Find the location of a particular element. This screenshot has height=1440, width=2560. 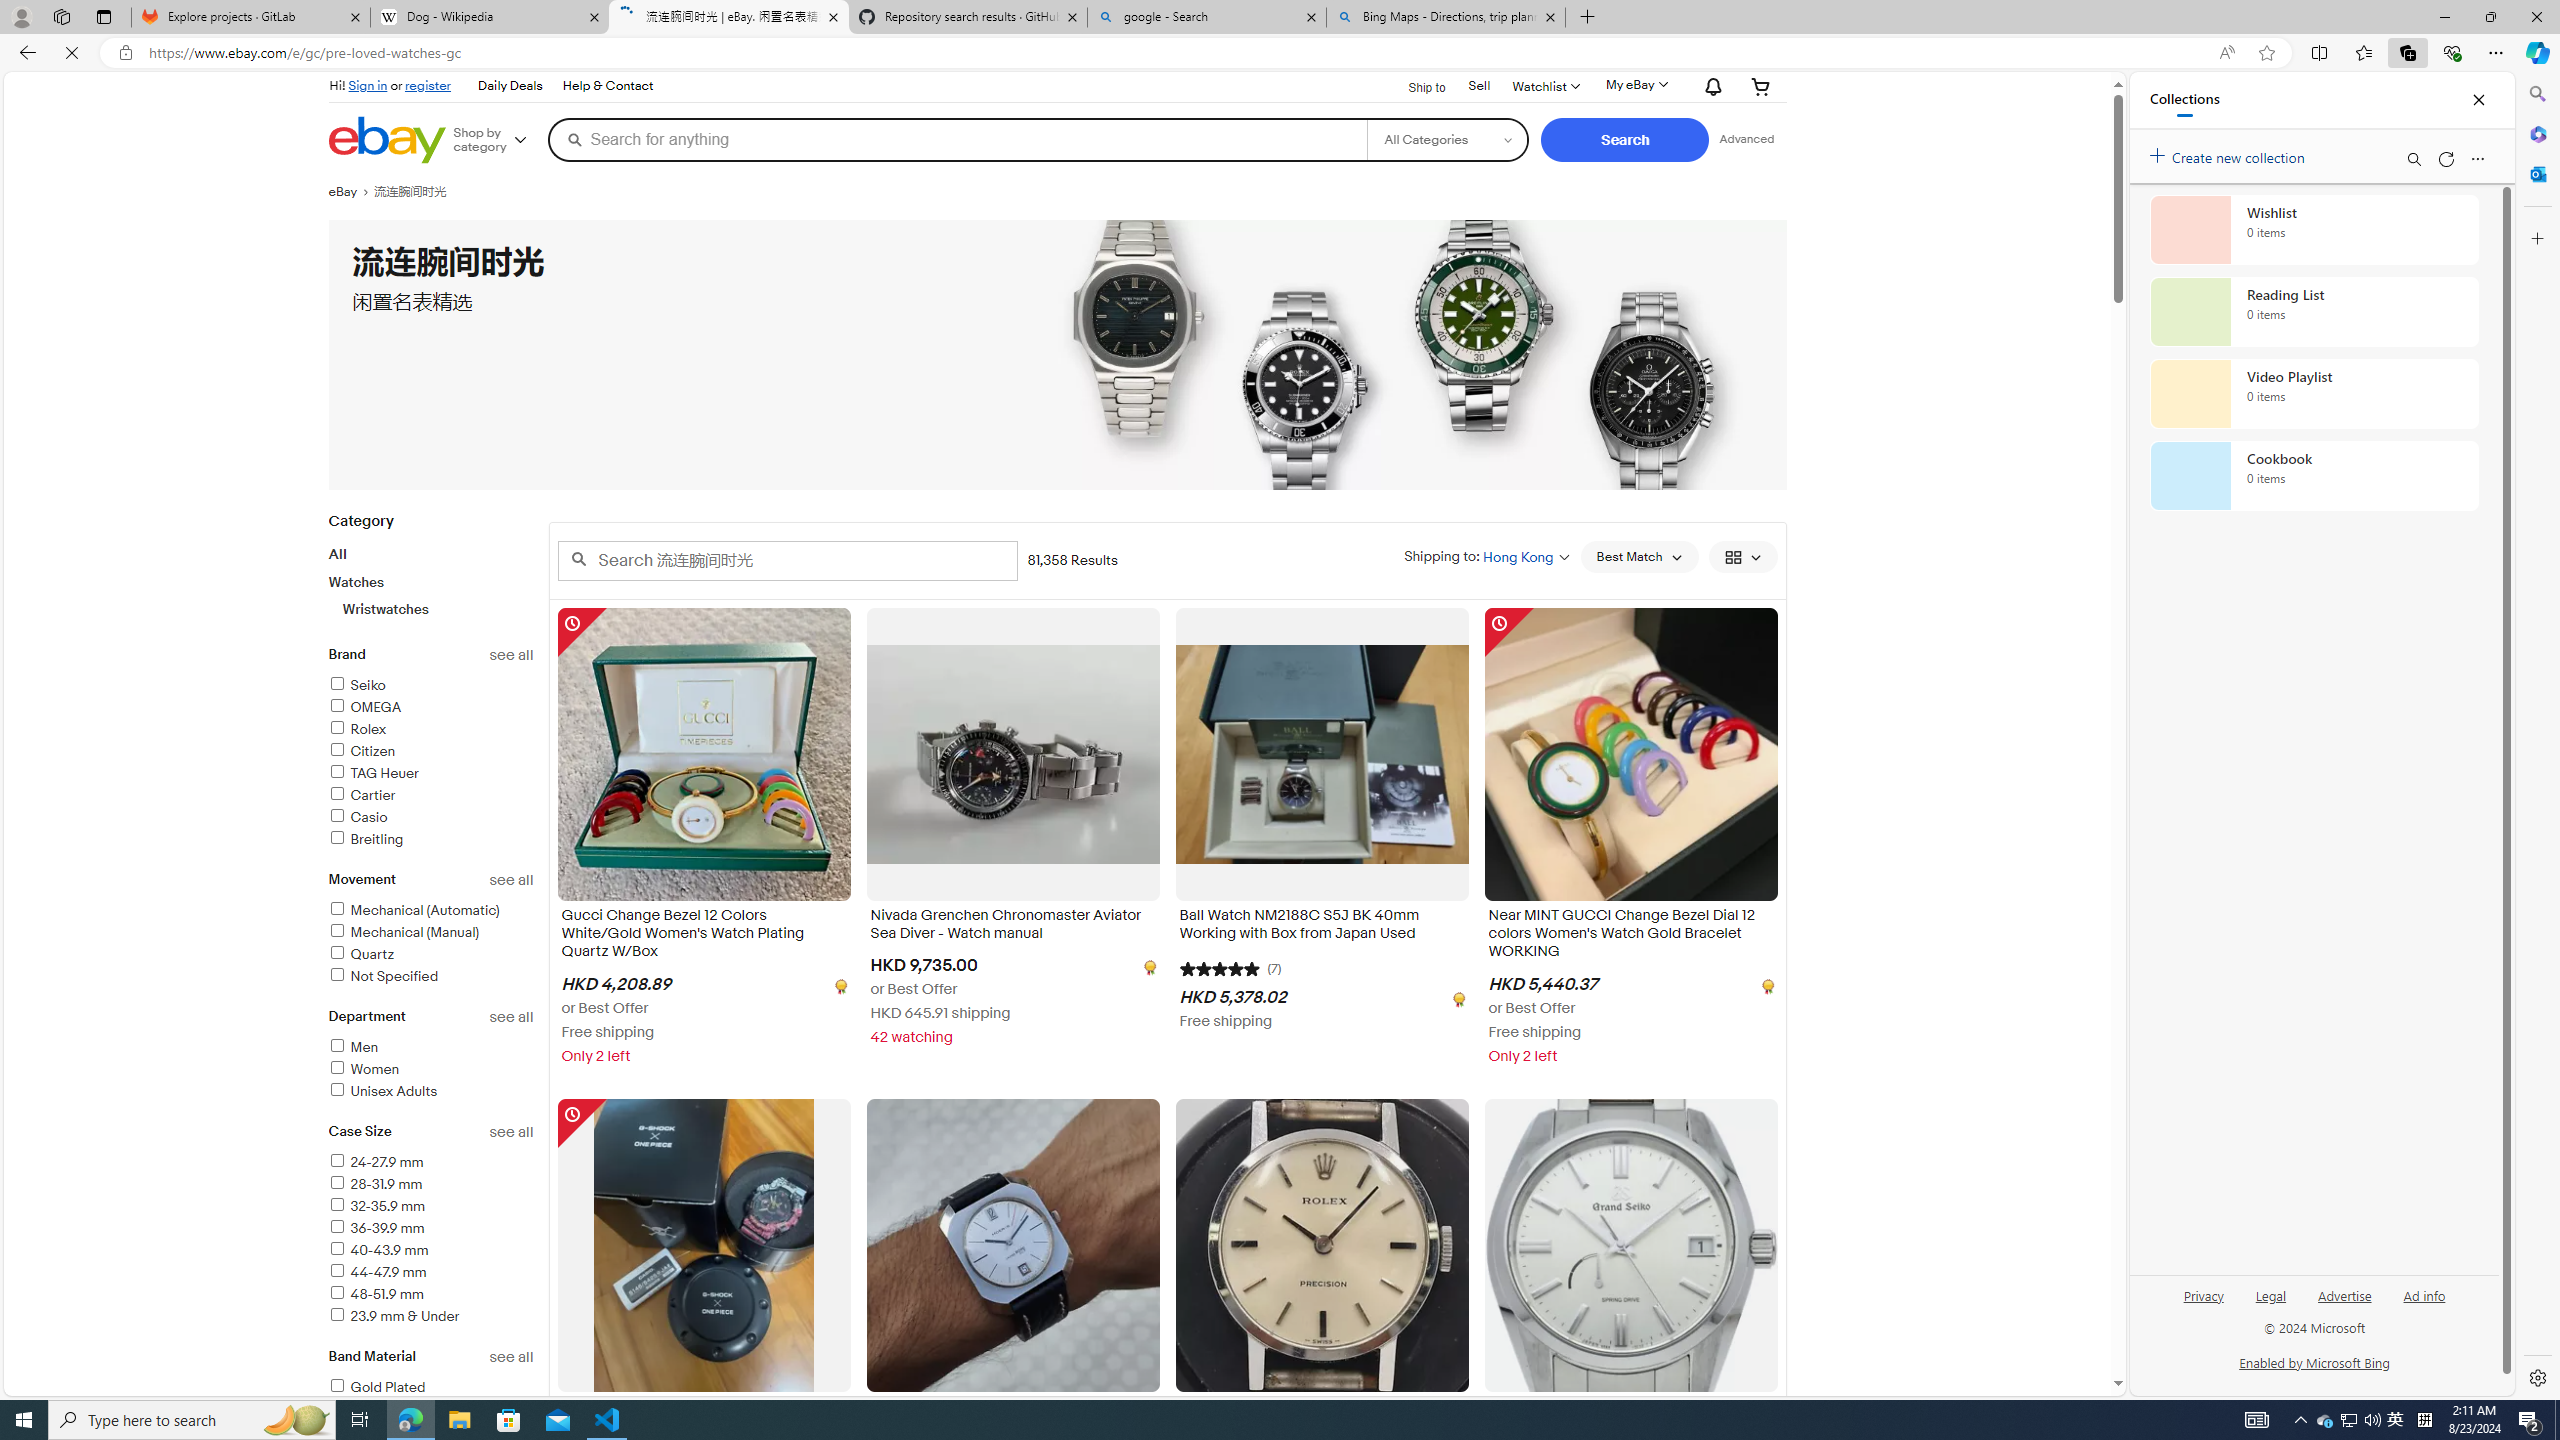

'More options menu' is located at coordinates (2478, 158).